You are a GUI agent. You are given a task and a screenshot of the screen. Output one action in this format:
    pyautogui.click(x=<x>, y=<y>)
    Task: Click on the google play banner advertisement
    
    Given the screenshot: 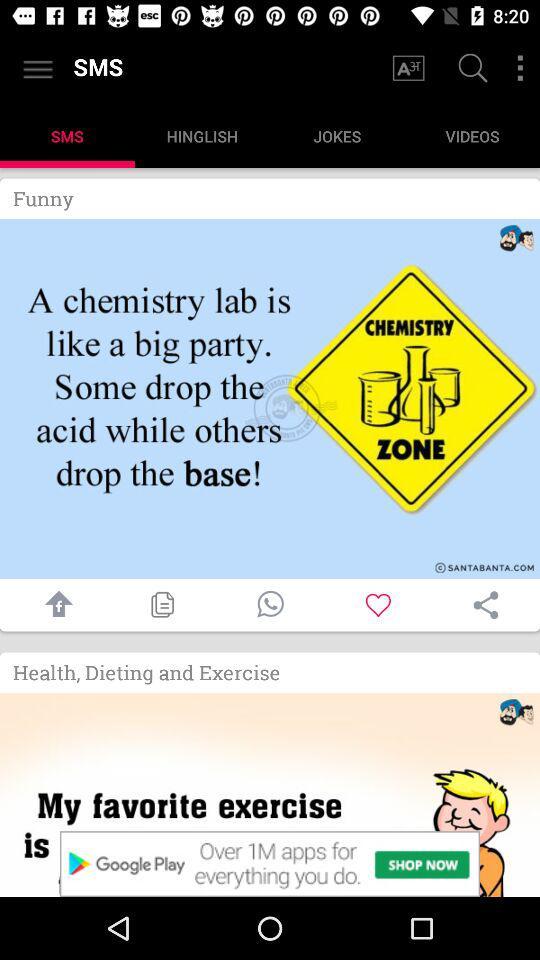 What is the action you would take?
    pyautogui.click(x=270, y=863)
    